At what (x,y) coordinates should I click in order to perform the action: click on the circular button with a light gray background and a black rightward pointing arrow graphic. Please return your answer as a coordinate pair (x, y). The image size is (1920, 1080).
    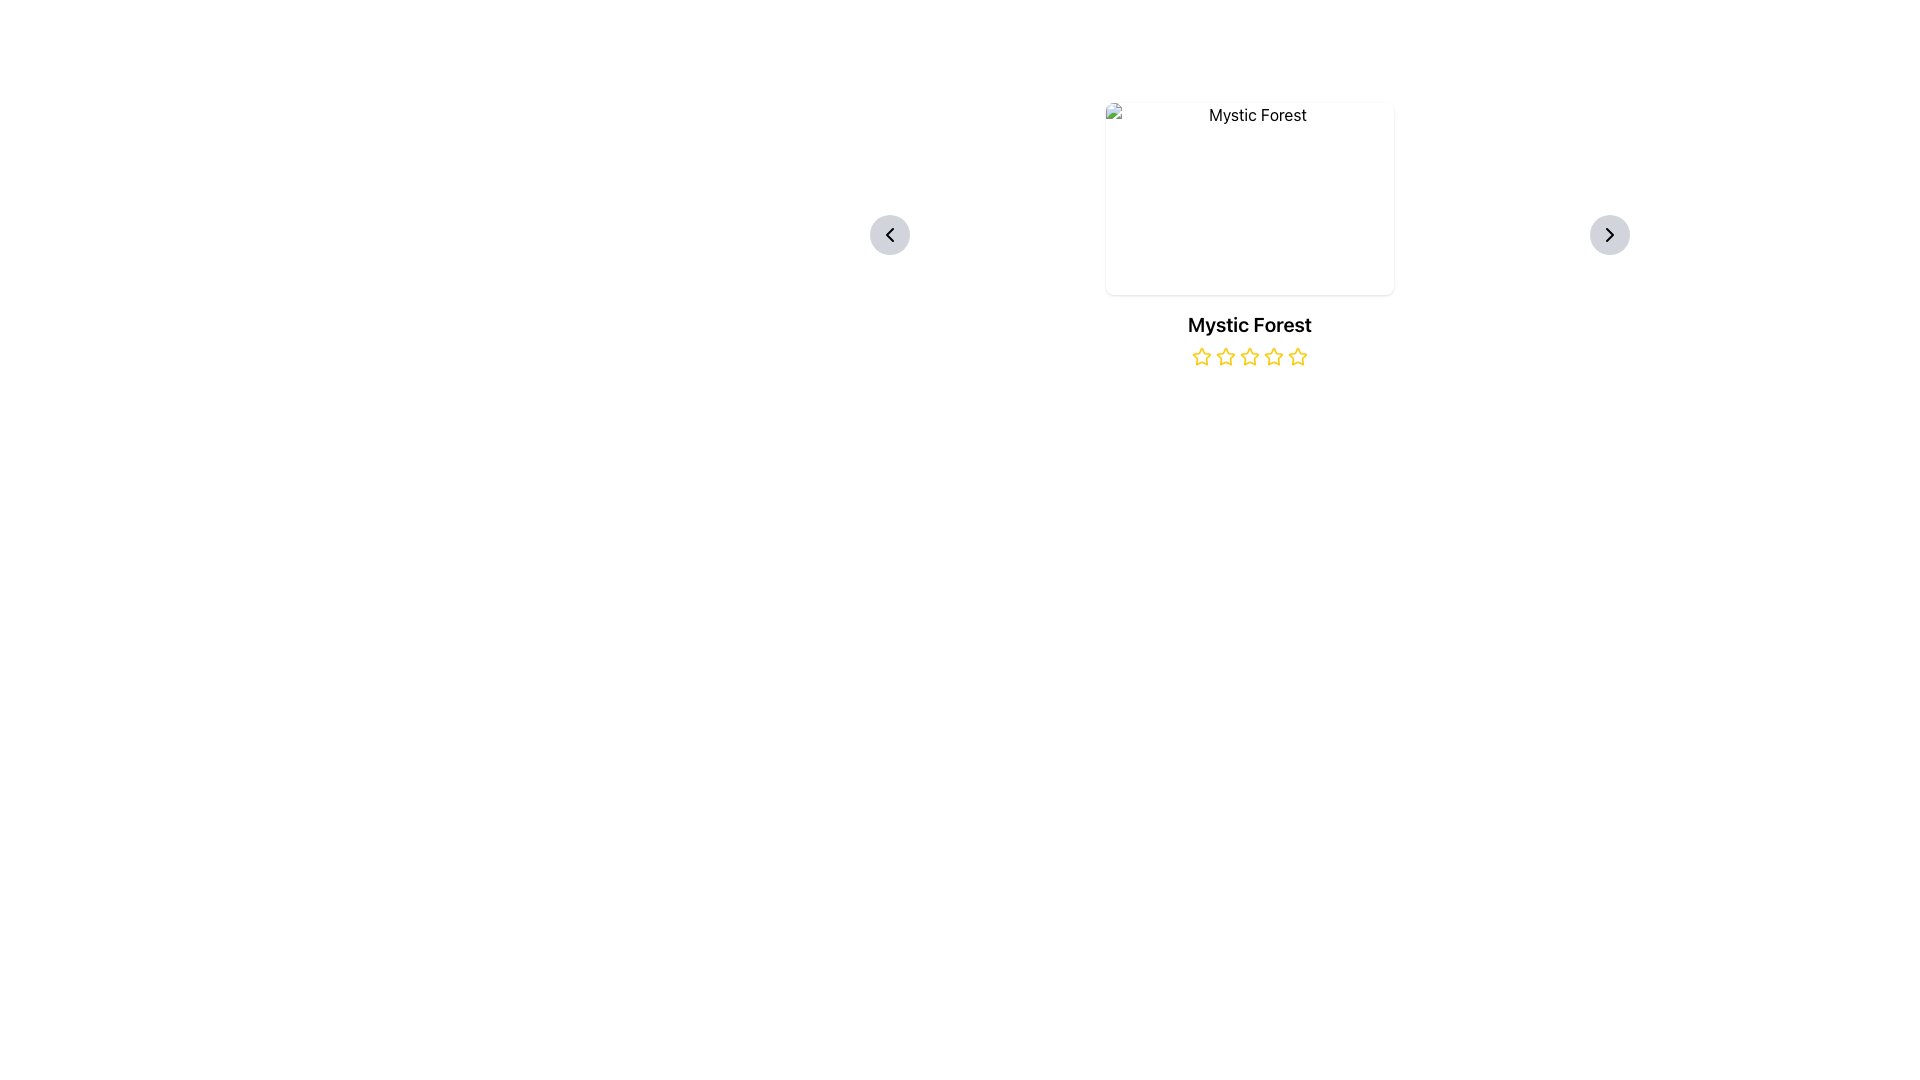
    Looking at the image, I should click on (1609, 234).